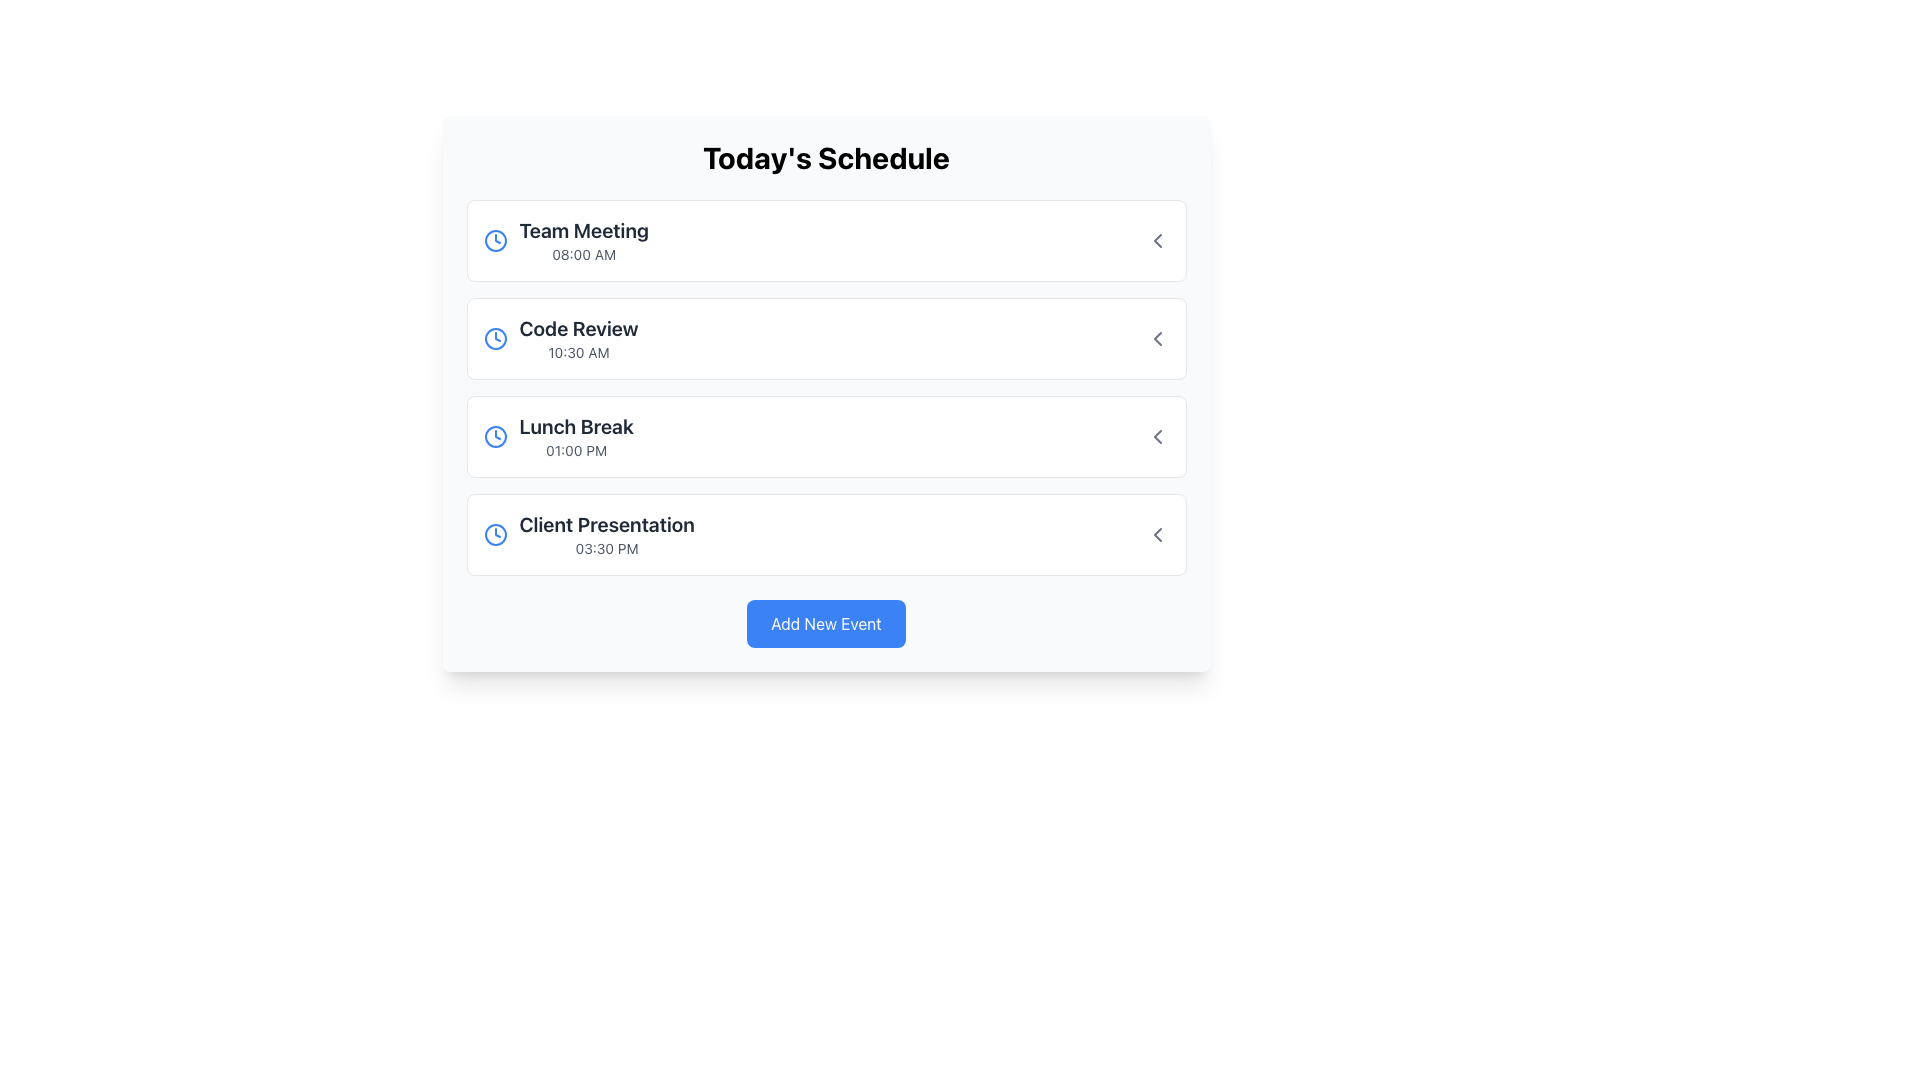 This screenshot has width=1920, height=1080. What do you see at coordinates (495, 338) in the screenshot?
I see `the SVG Circle element that represents the clock face of the icon, which is centered within the 'Code Review' list item` at bounding box center [495, 338].